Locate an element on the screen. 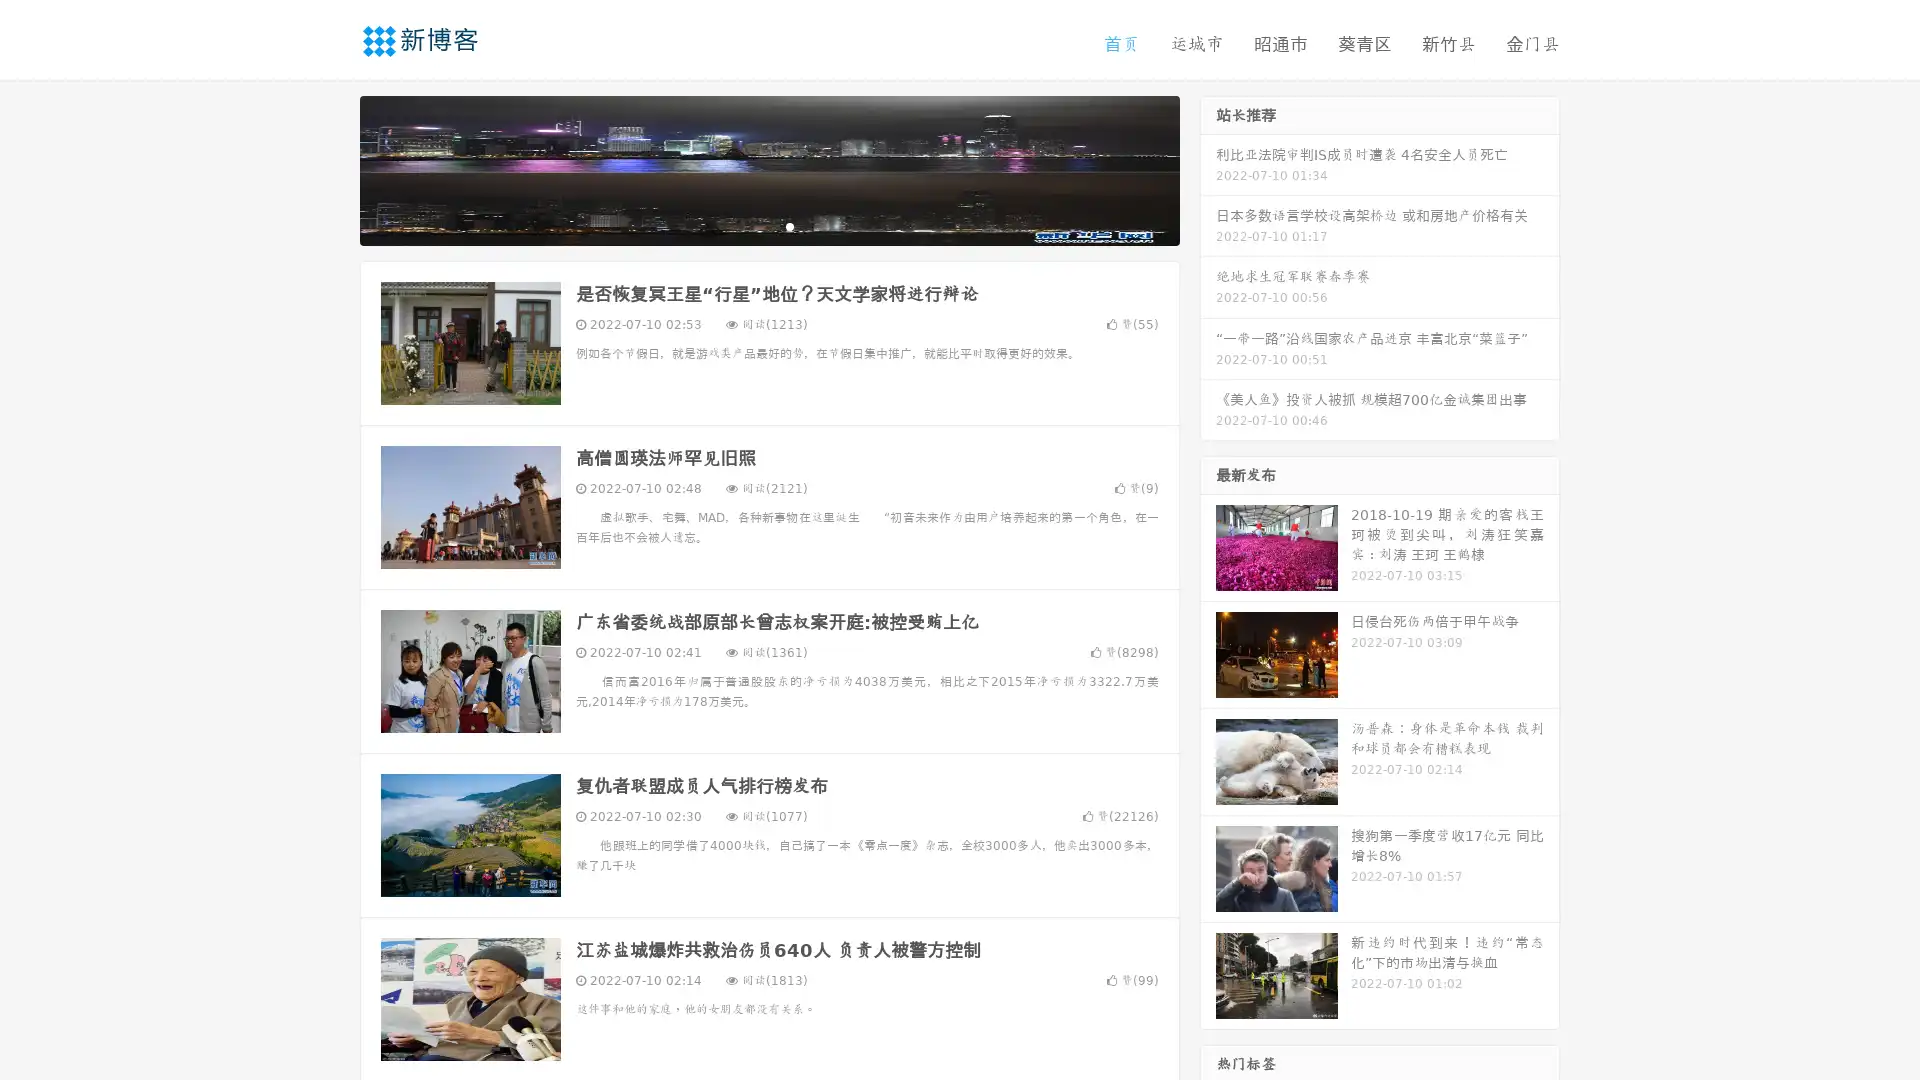 The image size is (1920, 1080). Next slide is located at coordinates (1208, 168).